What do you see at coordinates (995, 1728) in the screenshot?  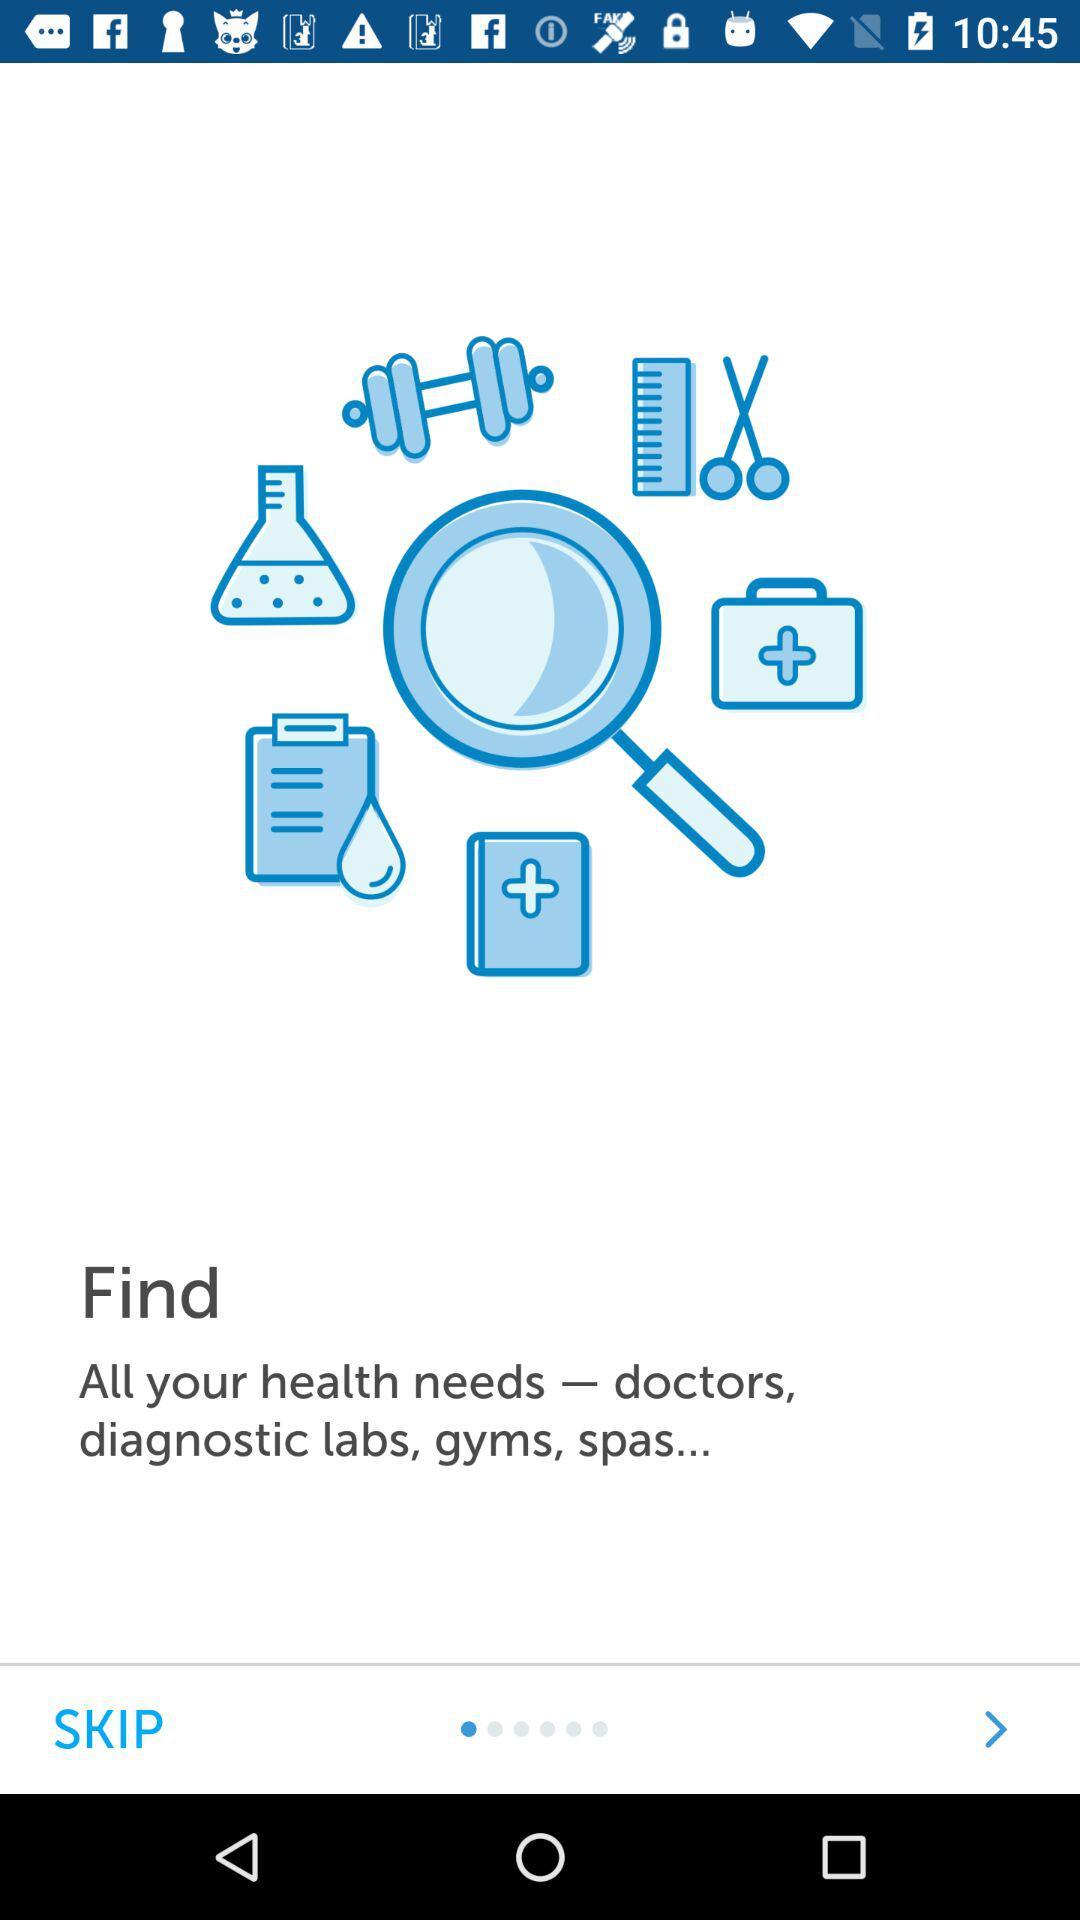 I see `go next` at bounding box center [995, 1728].